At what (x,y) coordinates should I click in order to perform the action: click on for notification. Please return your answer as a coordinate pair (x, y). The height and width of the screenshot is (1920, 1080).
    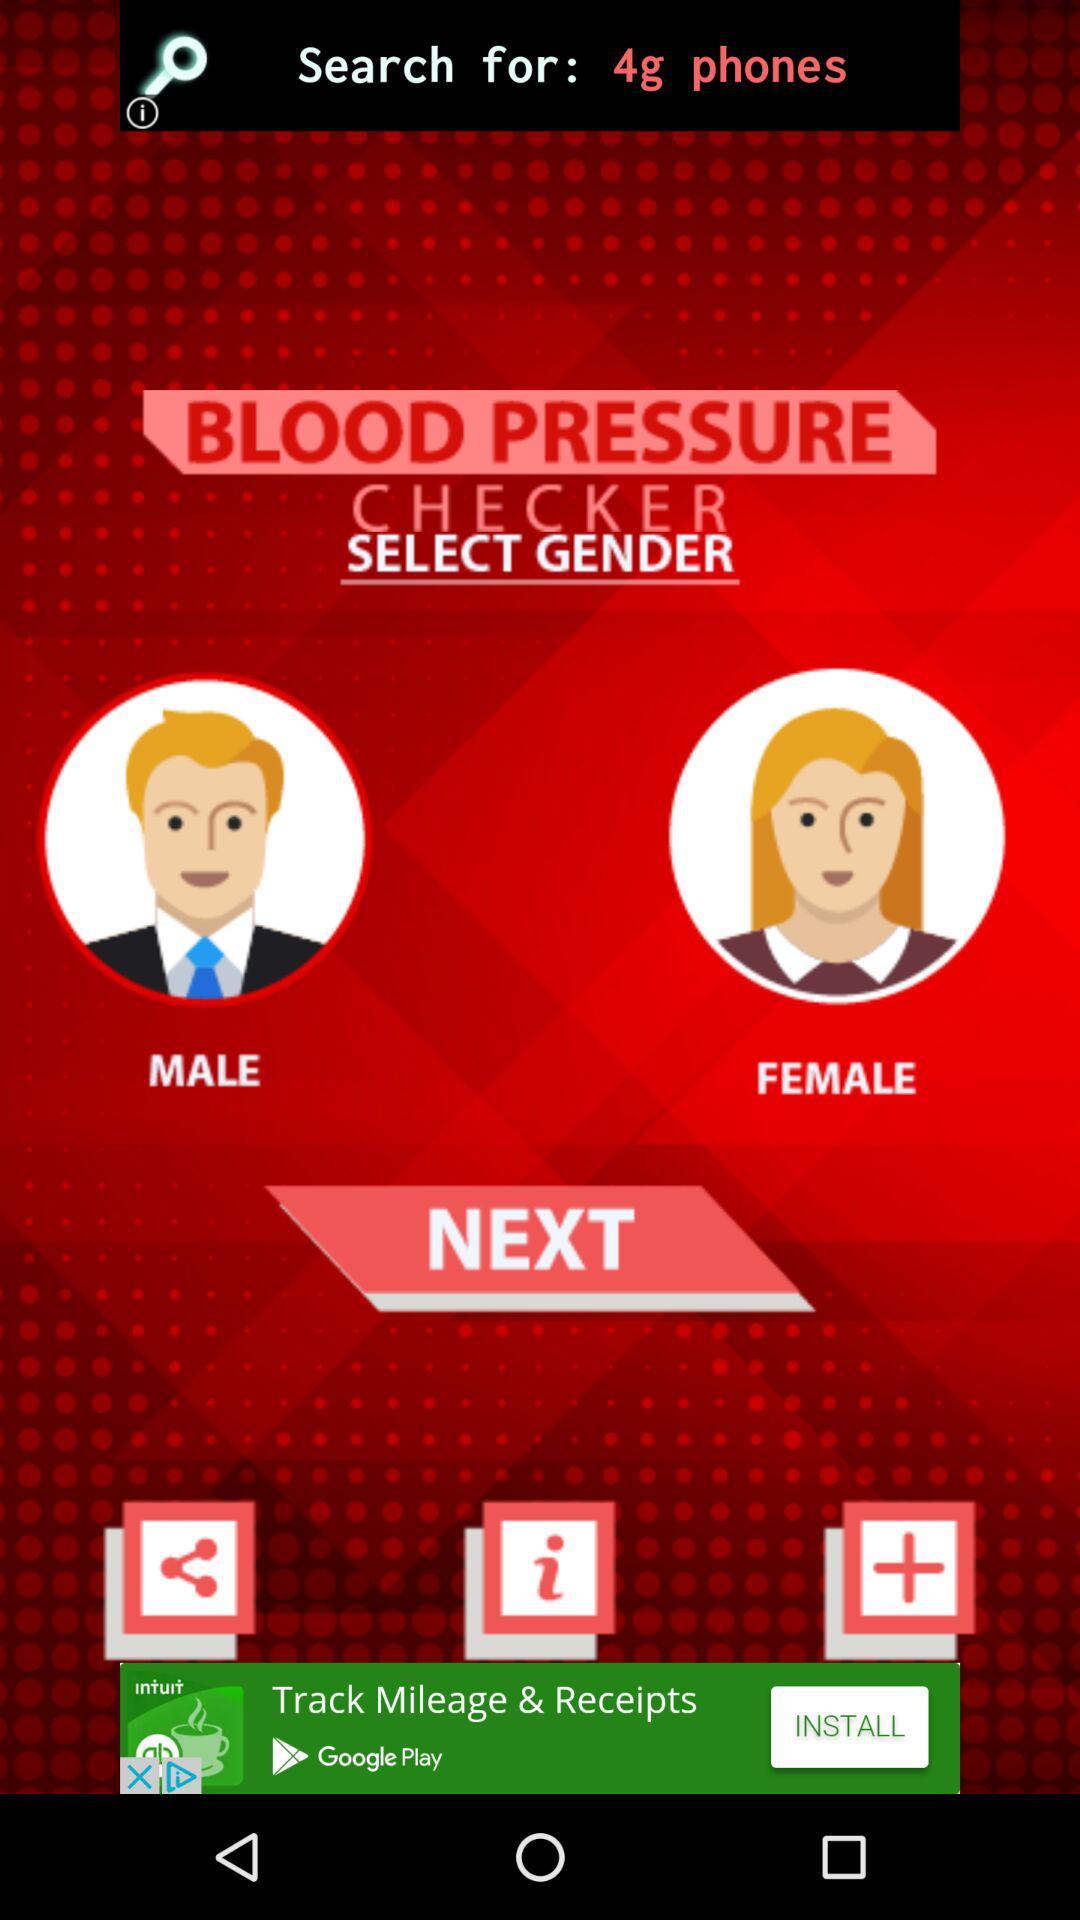
    Looking at the image, I should click on (538, 1578).